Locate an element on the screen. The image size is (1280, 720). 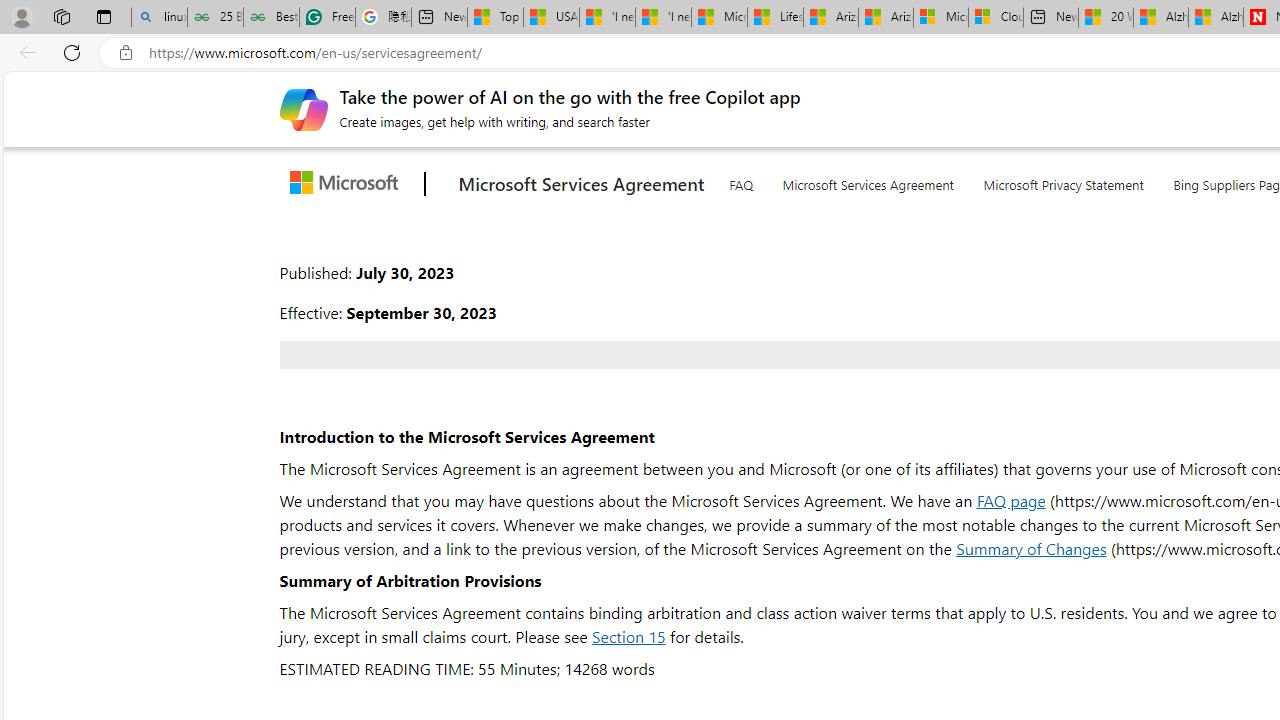
'FAQ' is located at coordinates (739, 181).